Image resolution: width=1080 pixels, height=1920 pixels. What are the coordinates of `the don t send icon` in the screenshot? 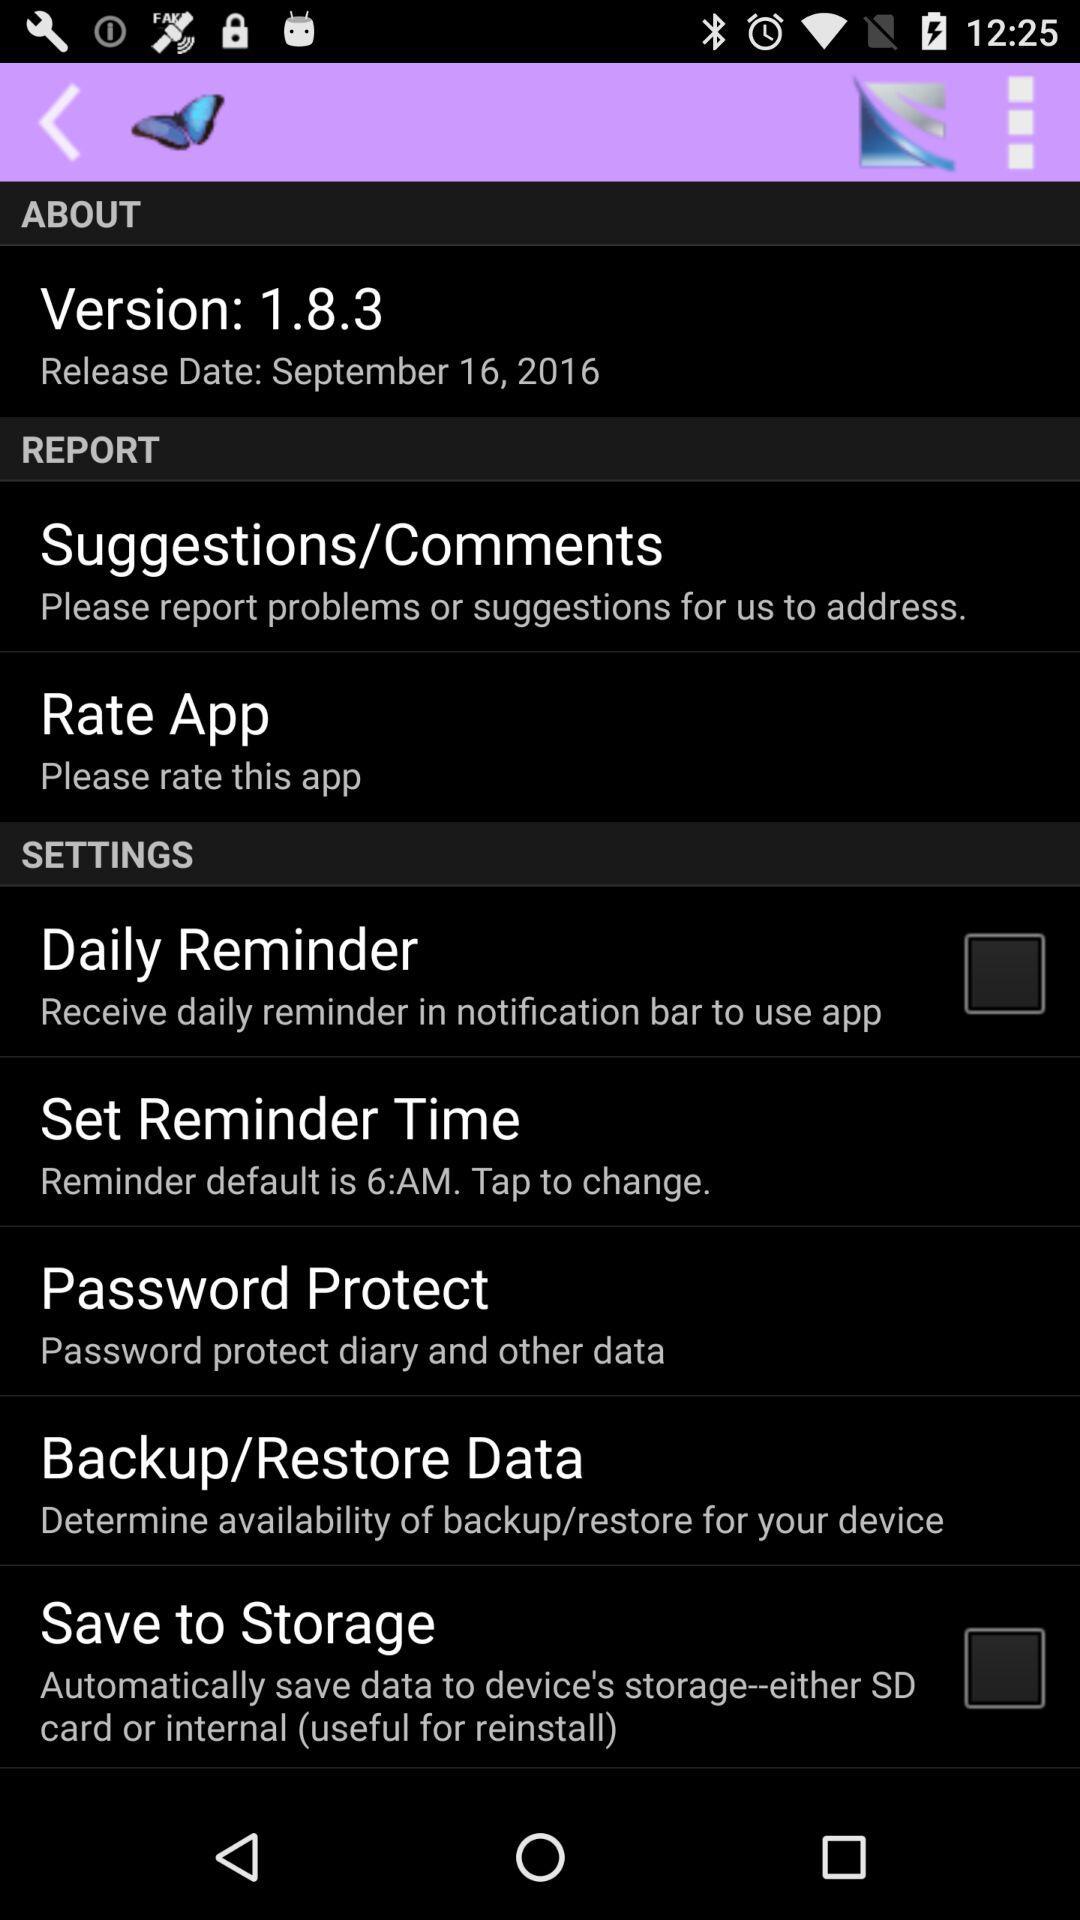 It's located at (238, 1789).